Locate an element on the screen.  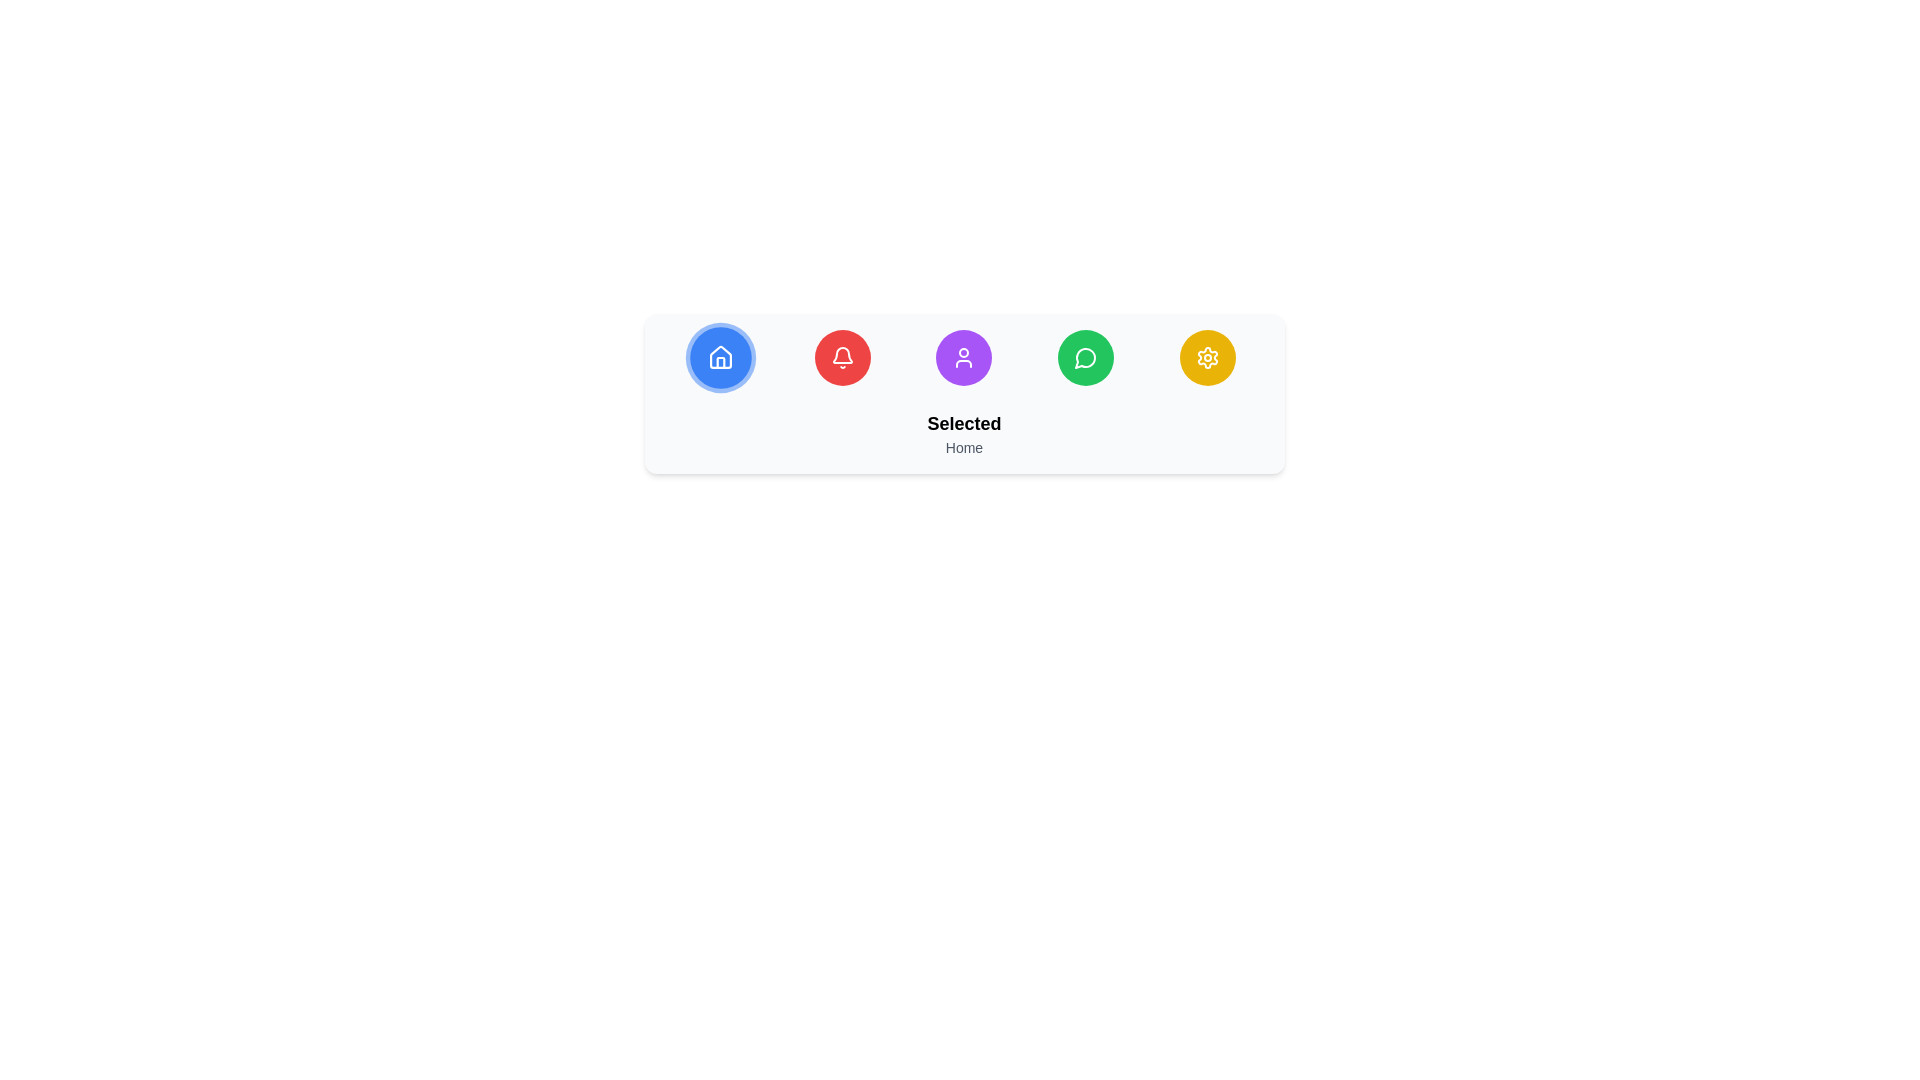
the 'Home' button icon in the navigation bar, which is the first icon from the left is located at coordinates (720, 356).